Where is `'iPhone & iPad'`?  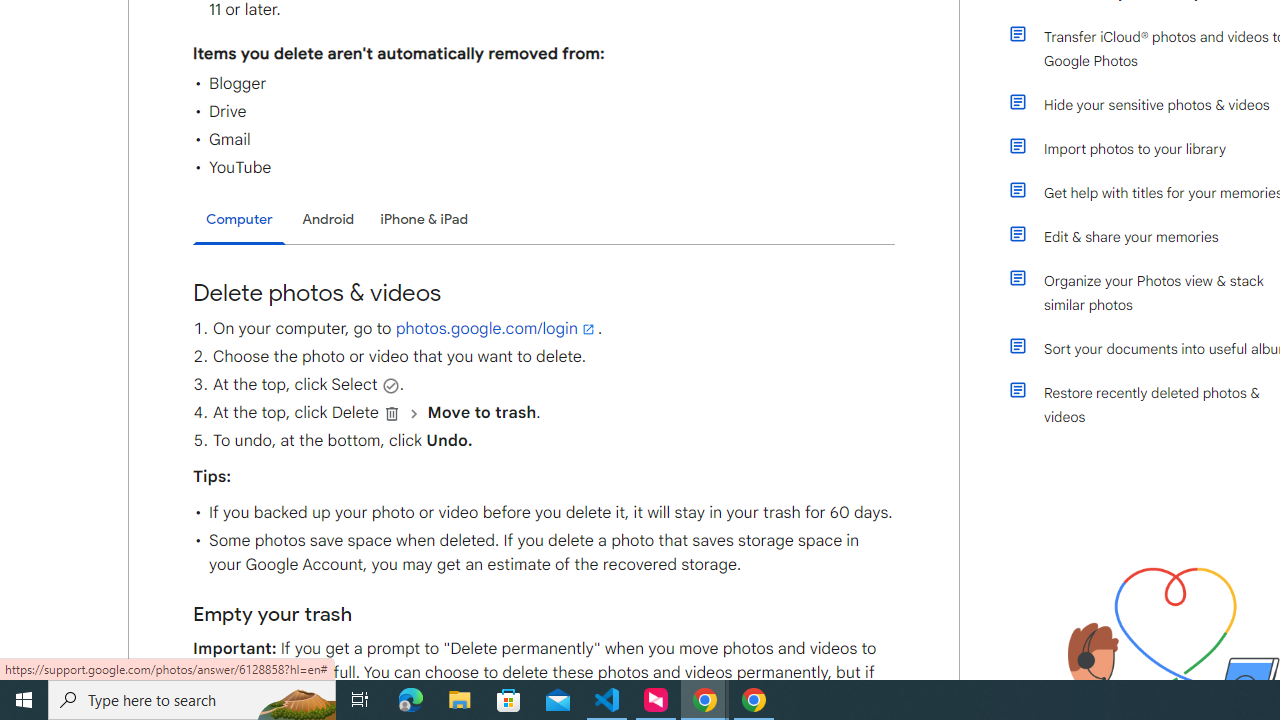
'iPhone & iPad' is located at coordinates (423, 219).